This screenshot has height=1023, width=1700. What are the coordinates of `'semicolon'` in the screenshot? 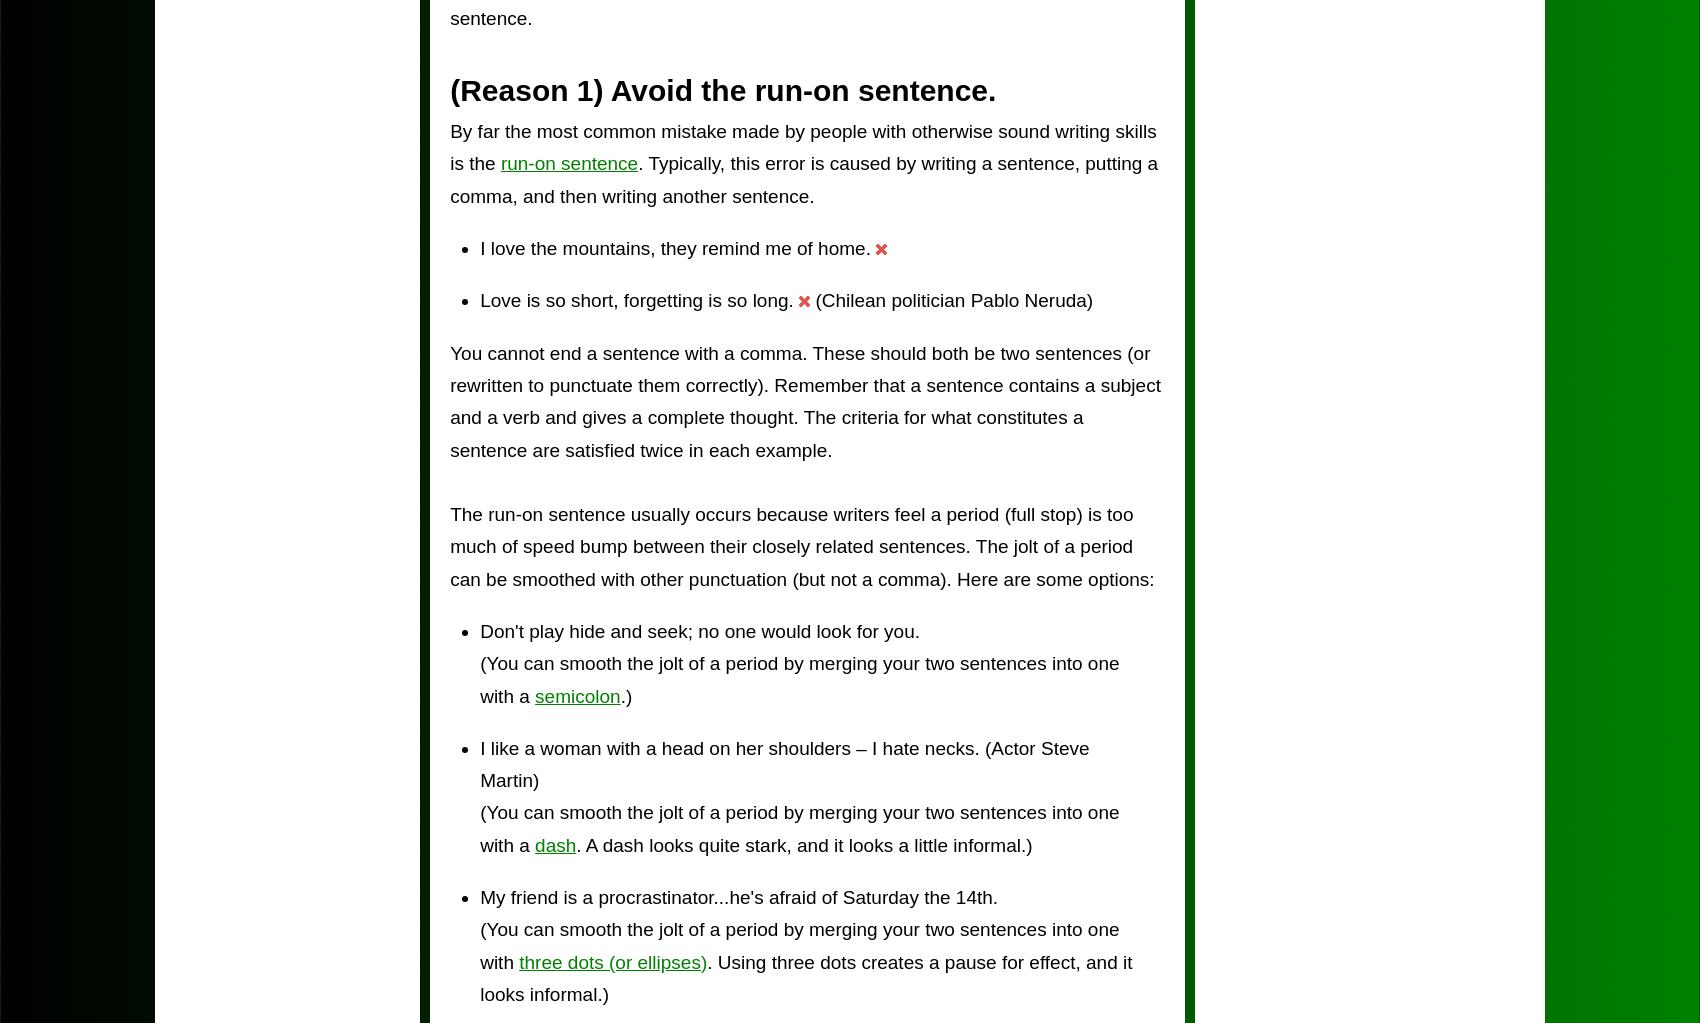 It's located at (576, 694).